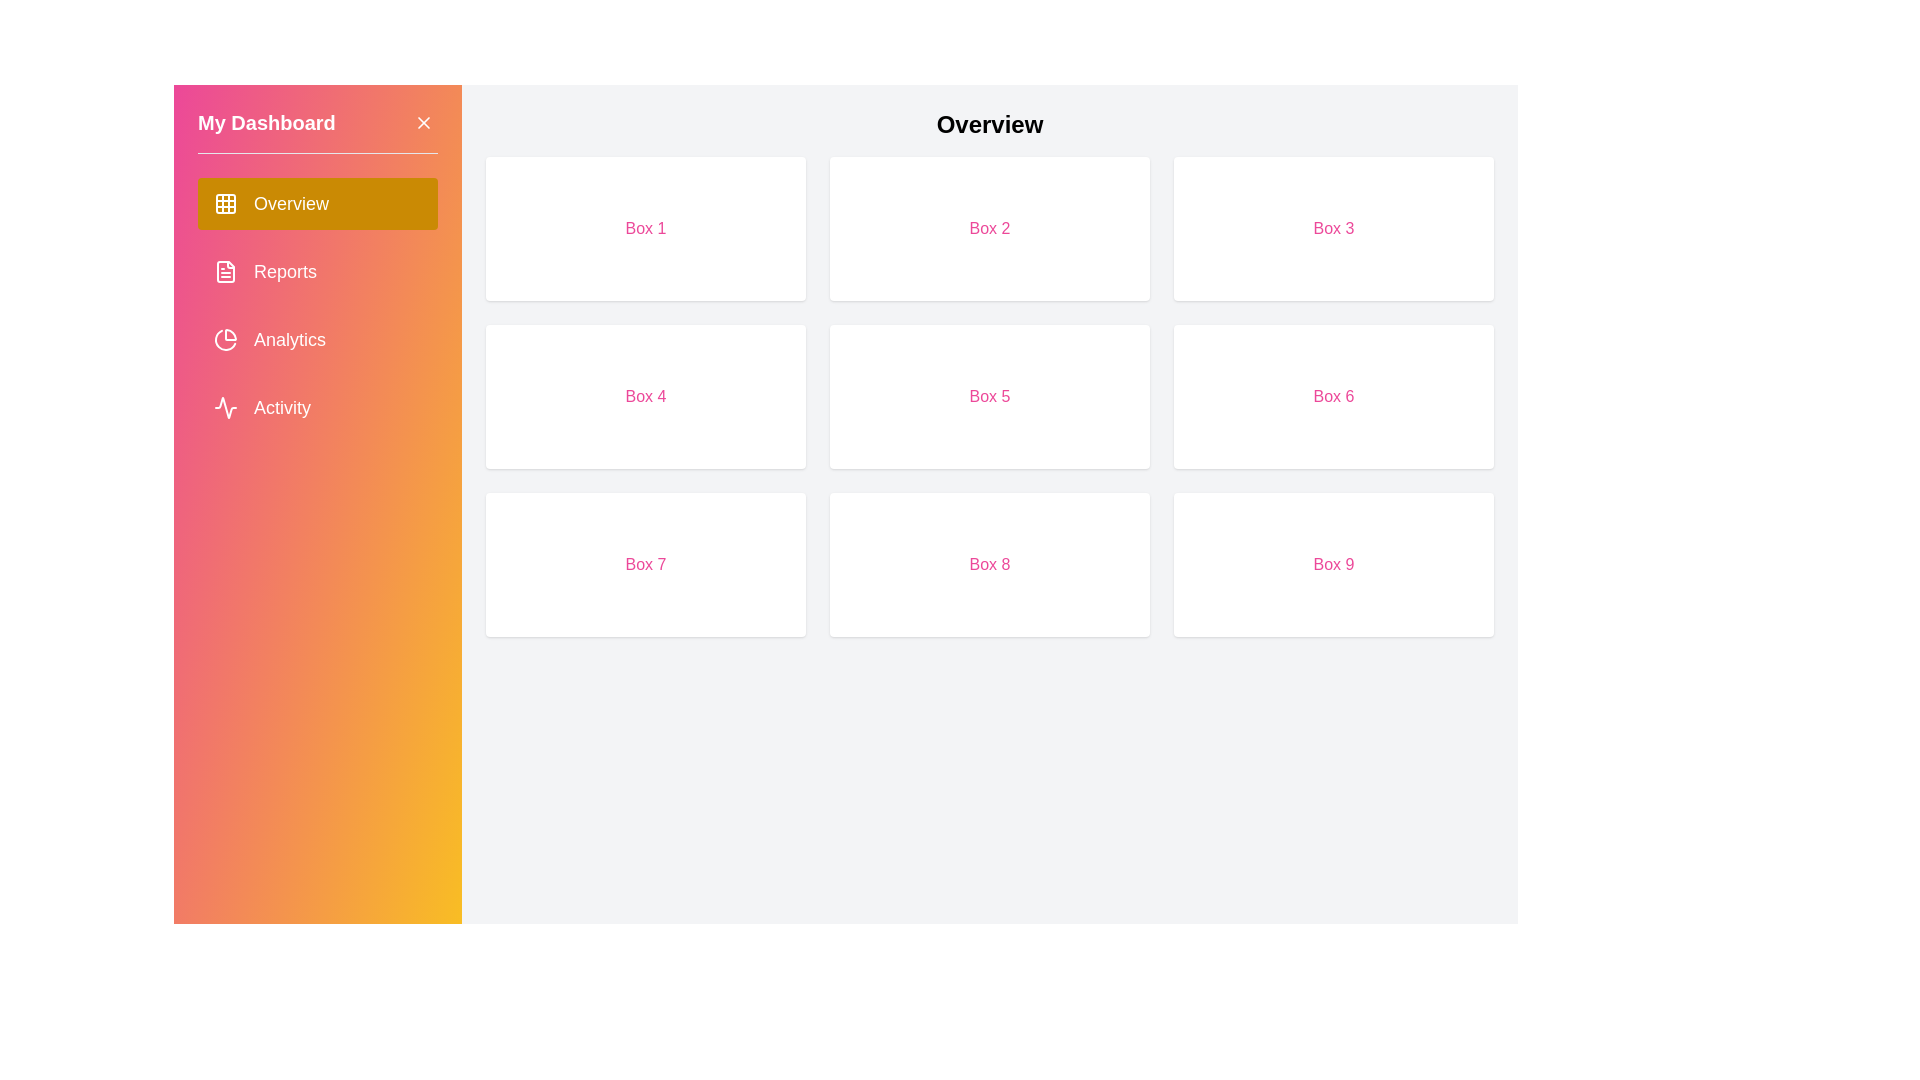 This screenshot has width=1920, height=1080. Describe the element at coordinates (316, 338) in the screenshot. I see `the sidebar option corresponding to Analytics to navigate to that section` at that location.